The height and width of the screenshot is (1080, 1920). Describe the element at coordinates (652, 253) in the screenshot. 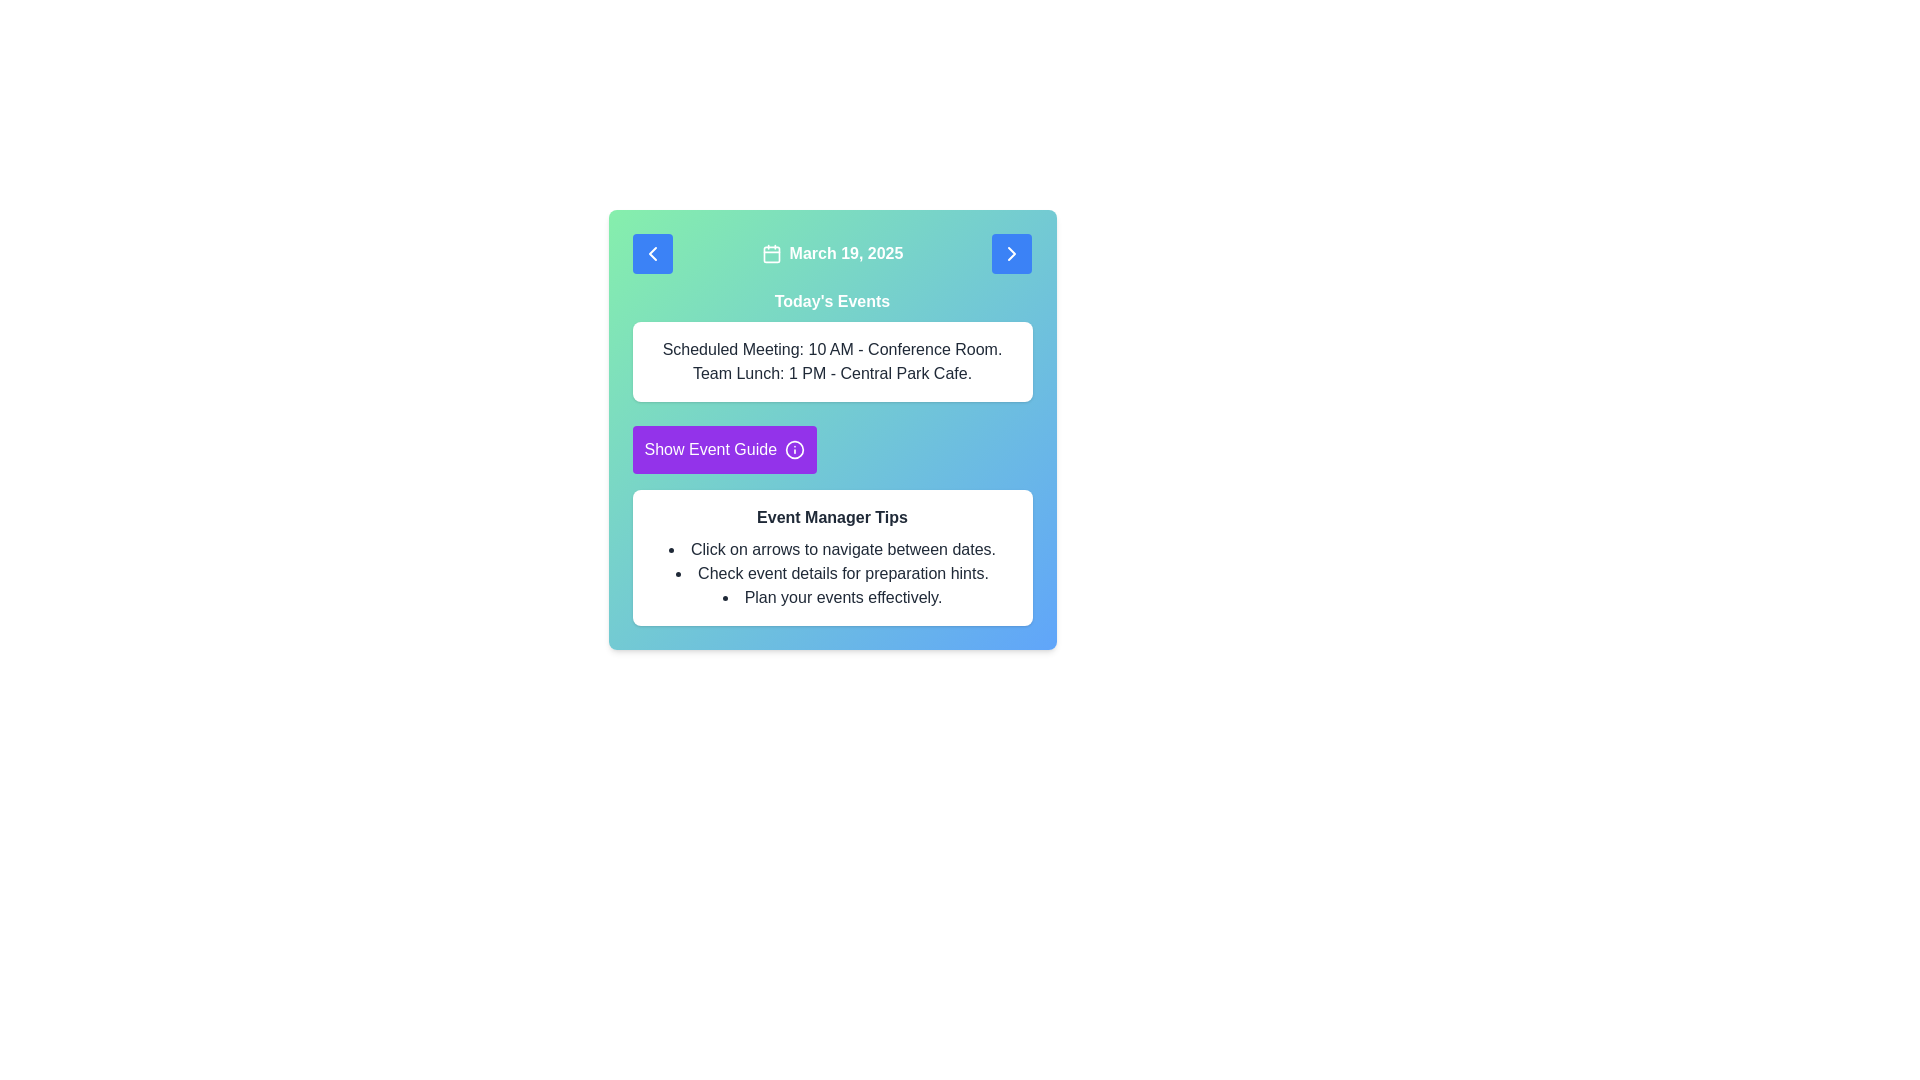

I see `the left chevron button in the upper left corner of the navigation control` at that location.